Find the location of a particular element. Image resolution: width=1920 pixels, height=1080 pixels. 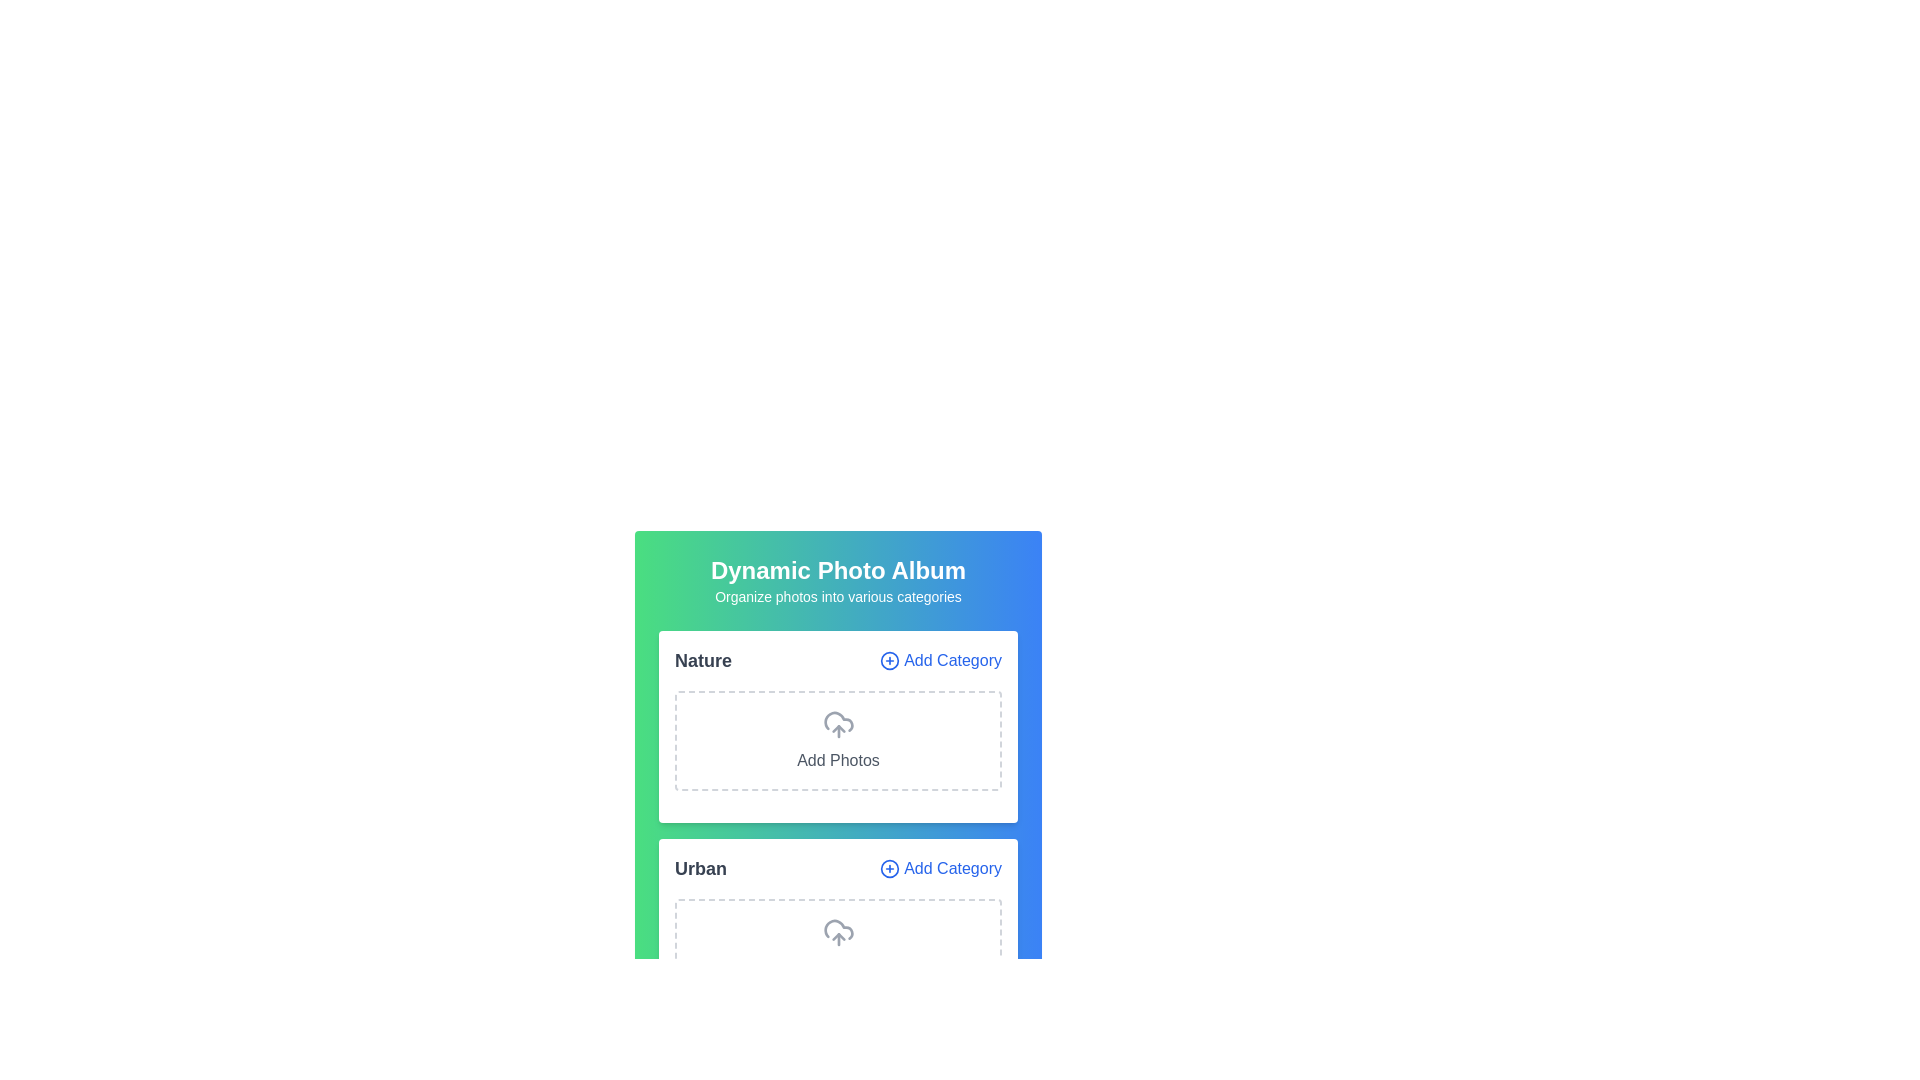

the bordered rectangular area with a dashed outline that contains the text 'Add Photos' and a cloud upload icon, located within the 'Nature' card is located at coordinates (838, 726).